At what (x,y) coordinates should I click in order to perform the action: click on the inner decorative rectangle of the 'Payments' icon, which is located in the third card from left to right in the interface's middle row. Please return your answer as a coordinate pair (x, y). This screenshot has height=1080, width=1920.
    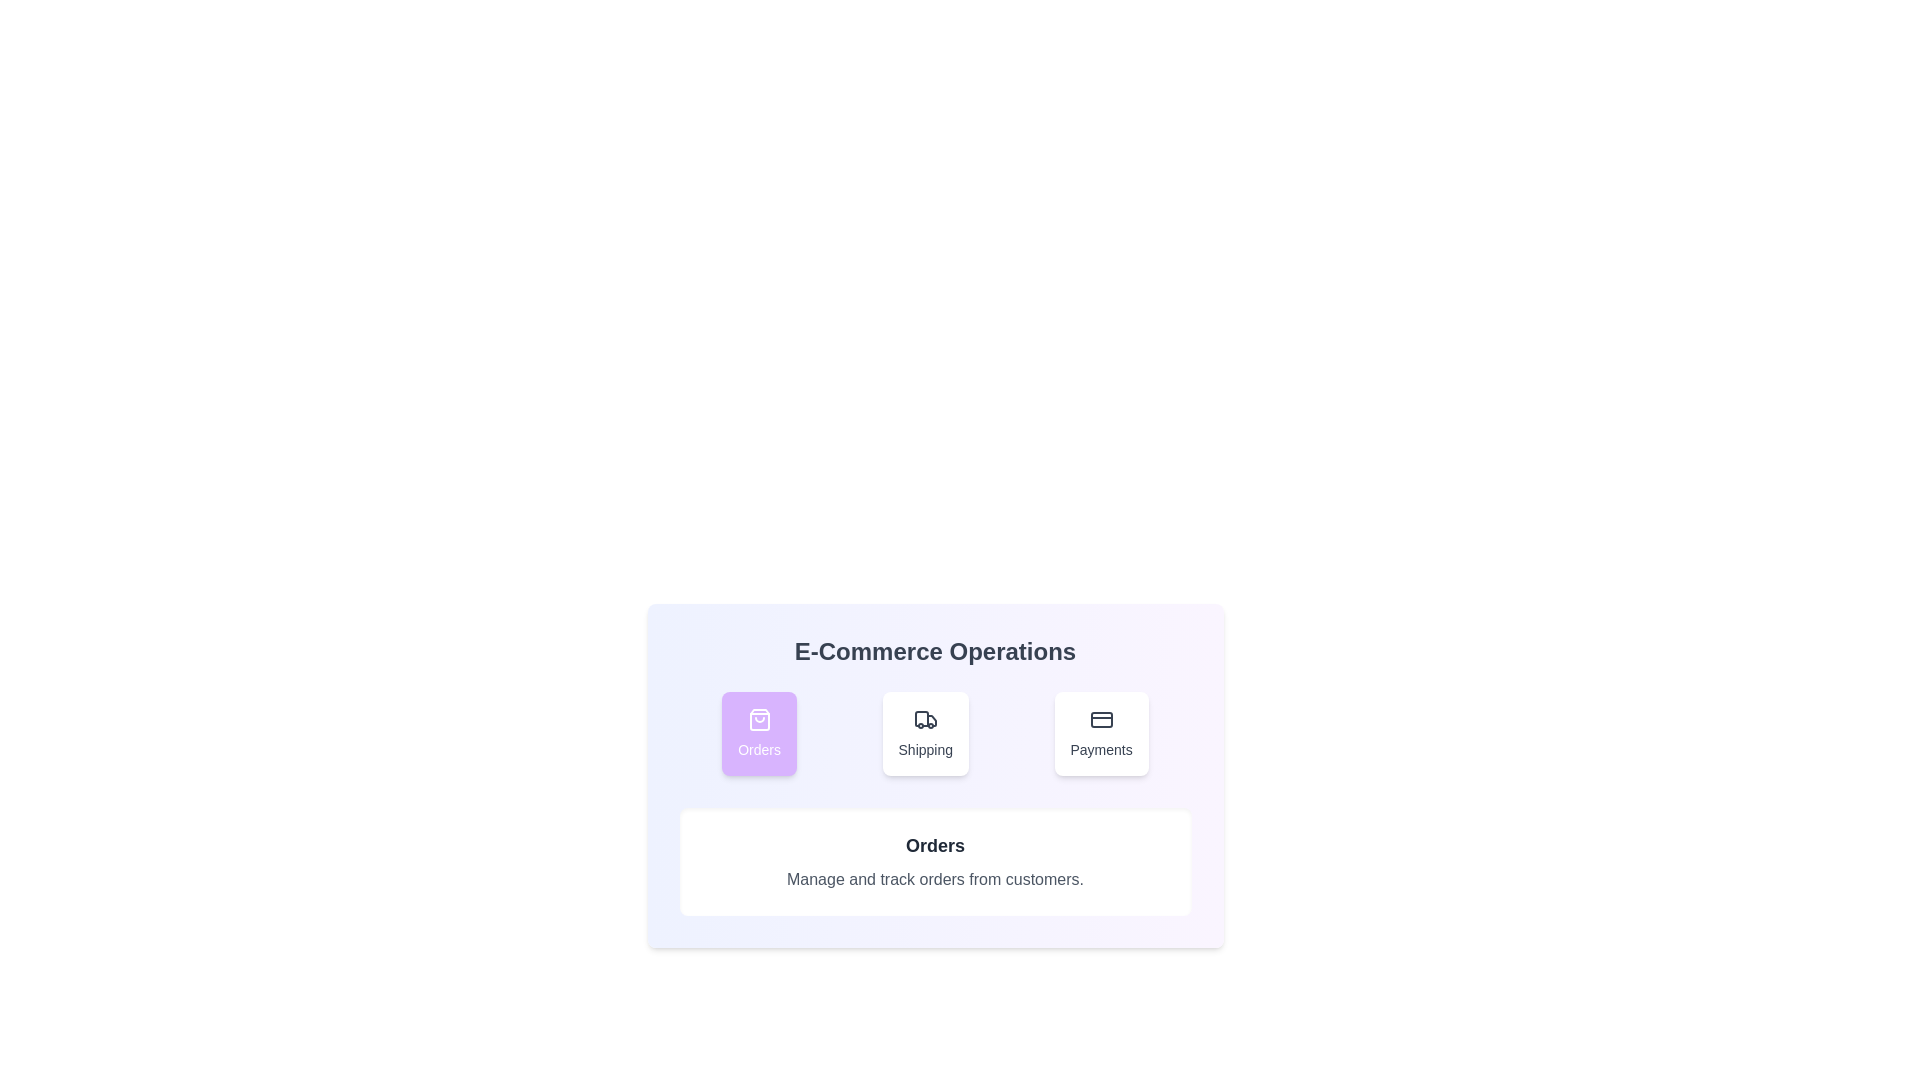
    Looking at the image, I should click on (1100, 720).